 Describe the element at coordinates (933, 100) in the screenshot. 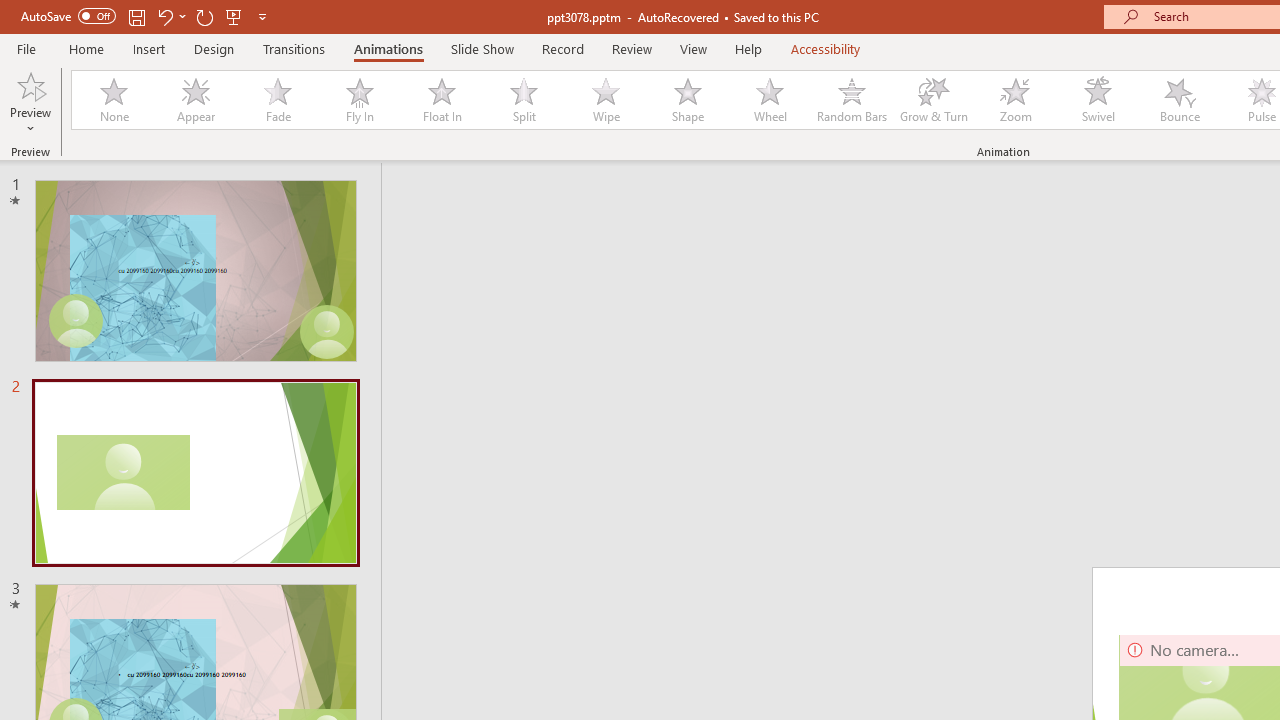

I see `'Grow & Turn'` at that location.